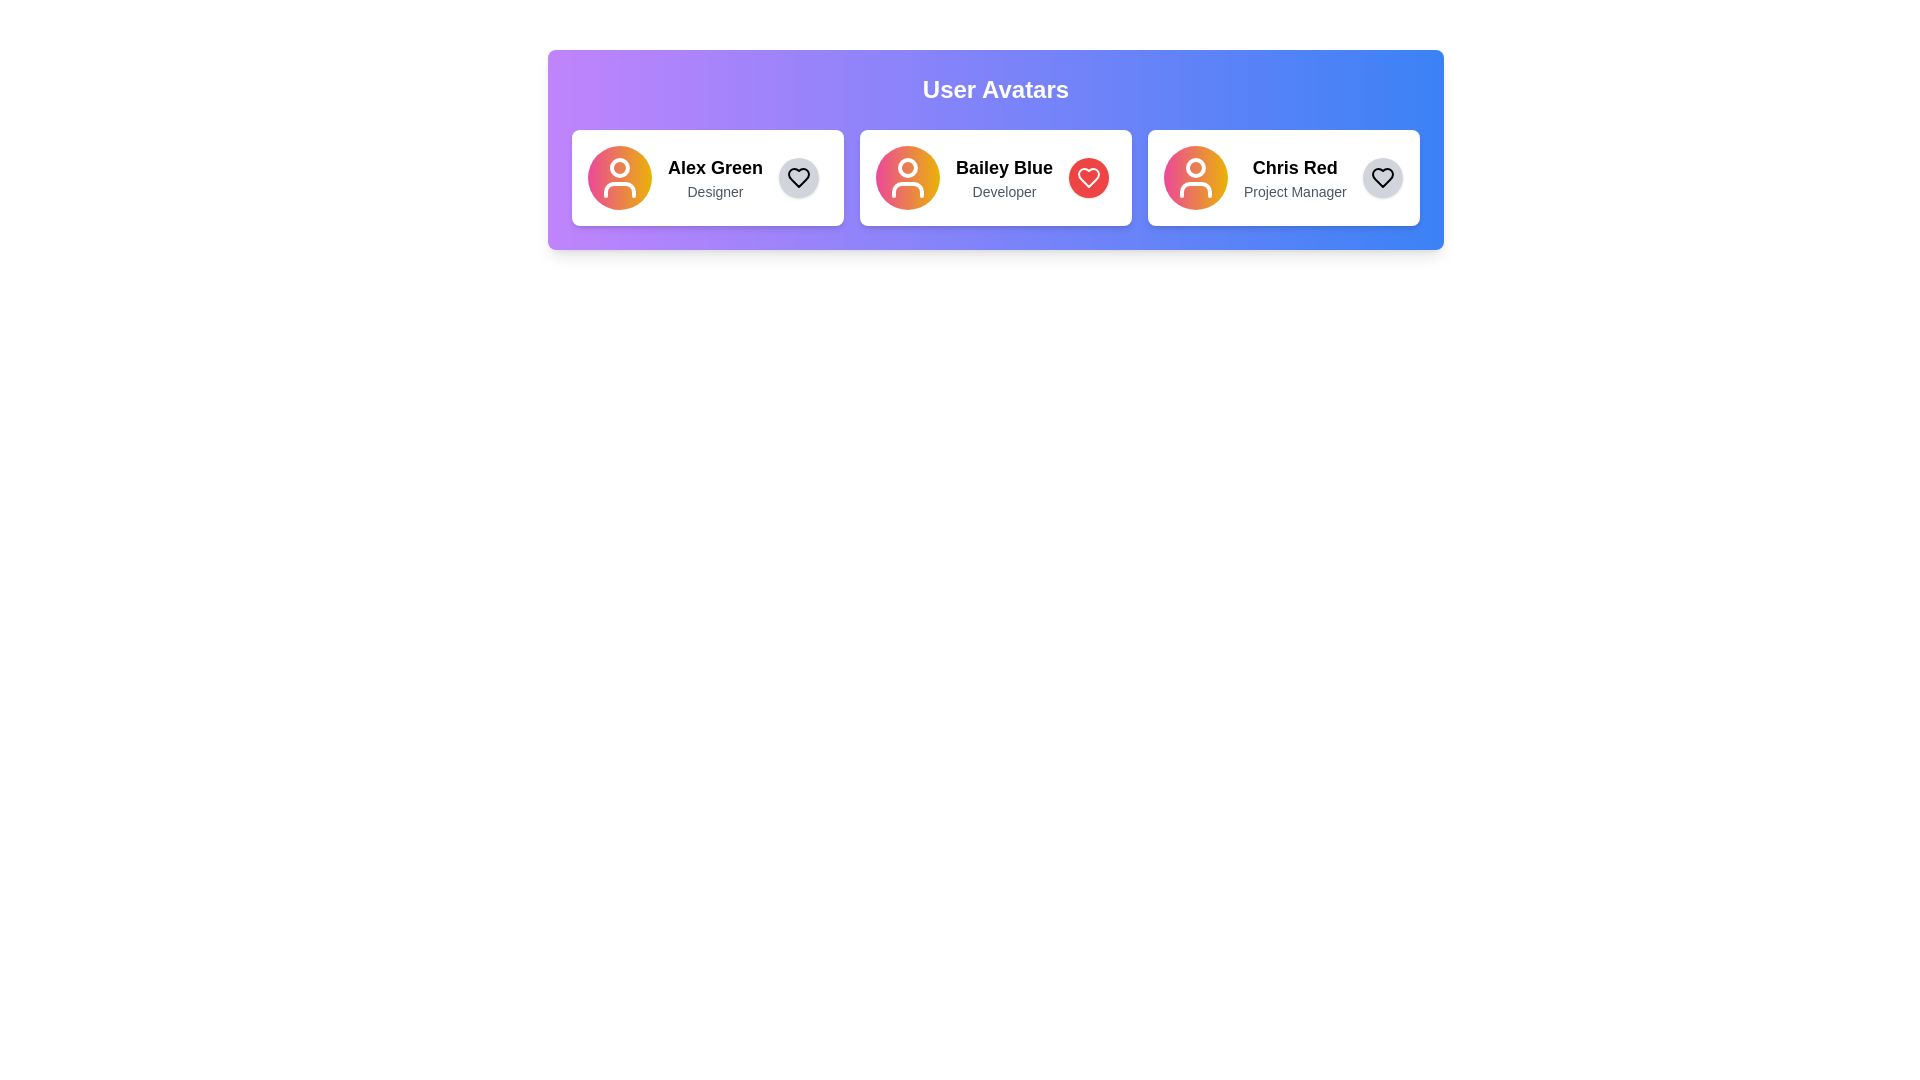 This screenshot has height=1080, width=1920. Describe the element at coordinates (1088, 176) in the screenshot. I see `the red heart icon located in the second card labeled 'Bailey Blue', adjacent to the name and role text` at that location.